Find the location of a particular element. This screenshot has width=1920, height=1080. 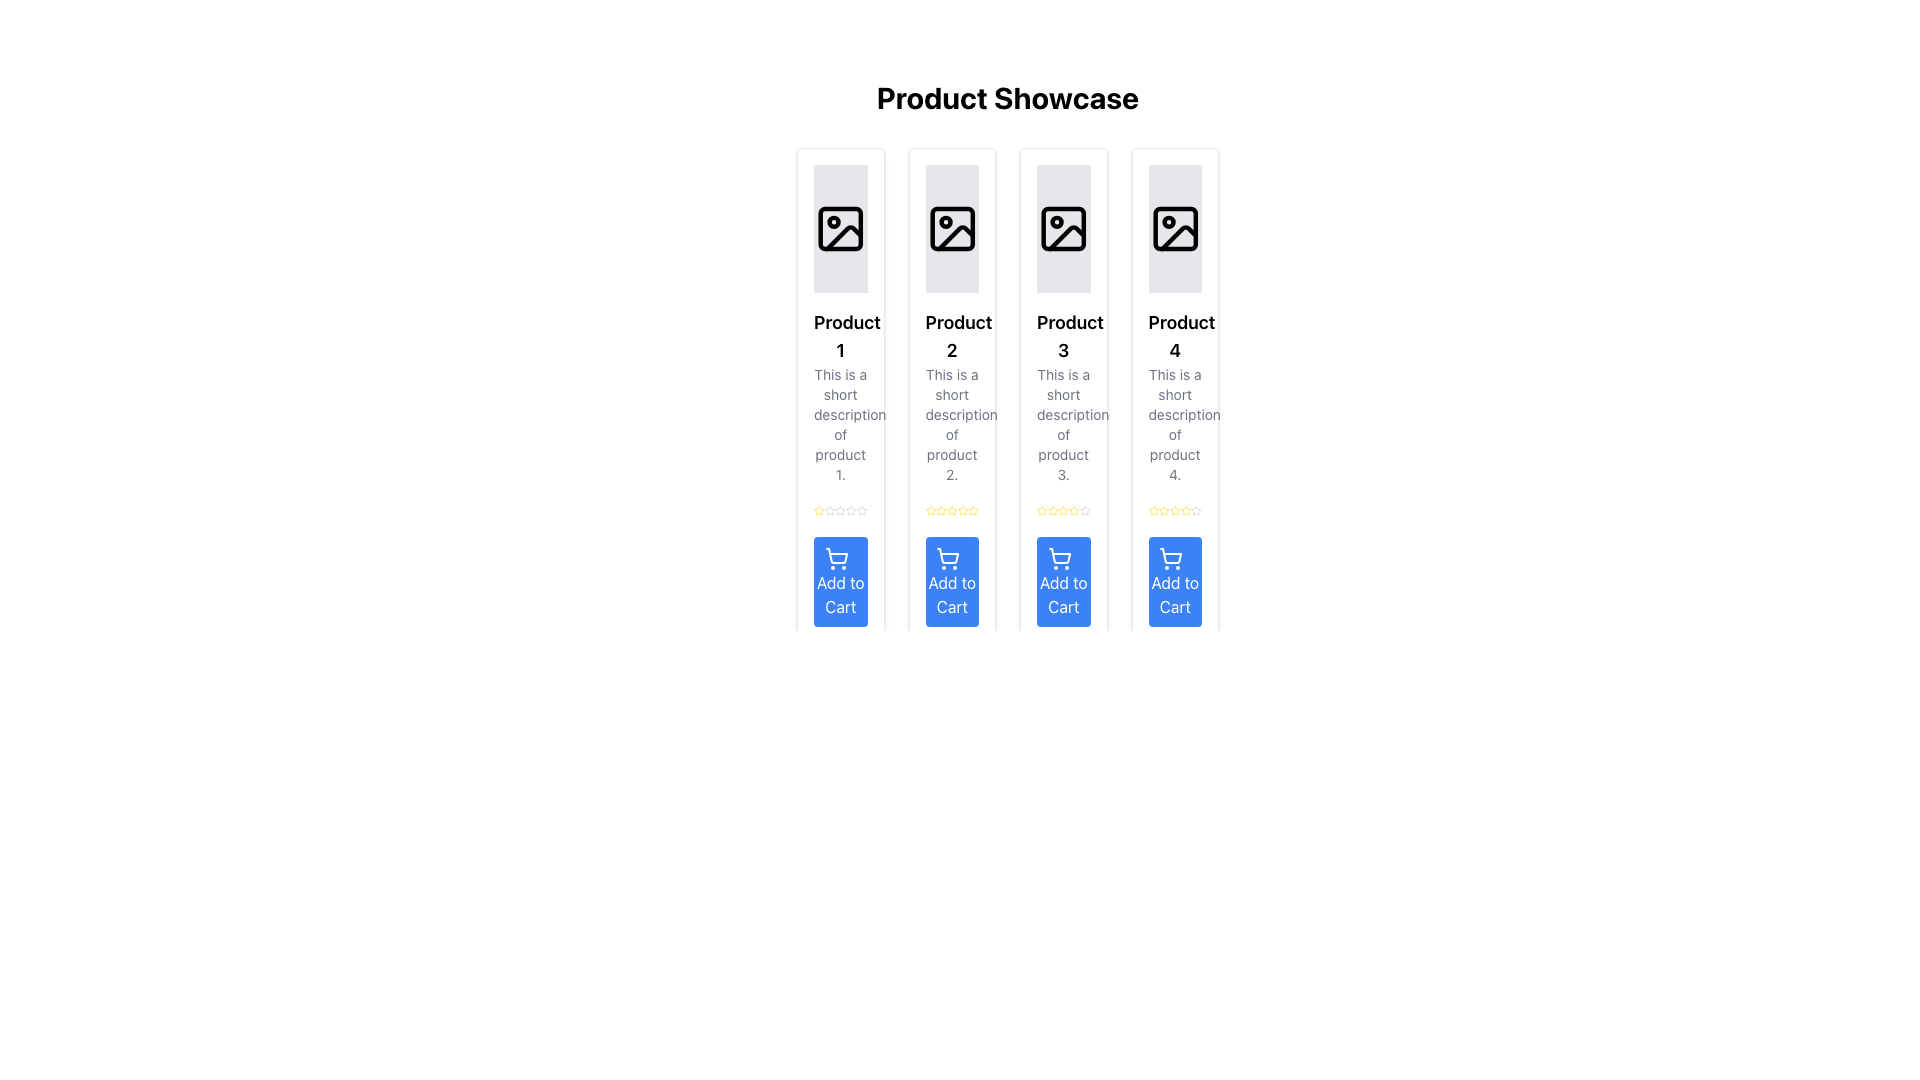

the star icon in the fourth column of the product showcase grid, which represents a single rating point for 'Product 4' is located at coordinates (1164, 509).